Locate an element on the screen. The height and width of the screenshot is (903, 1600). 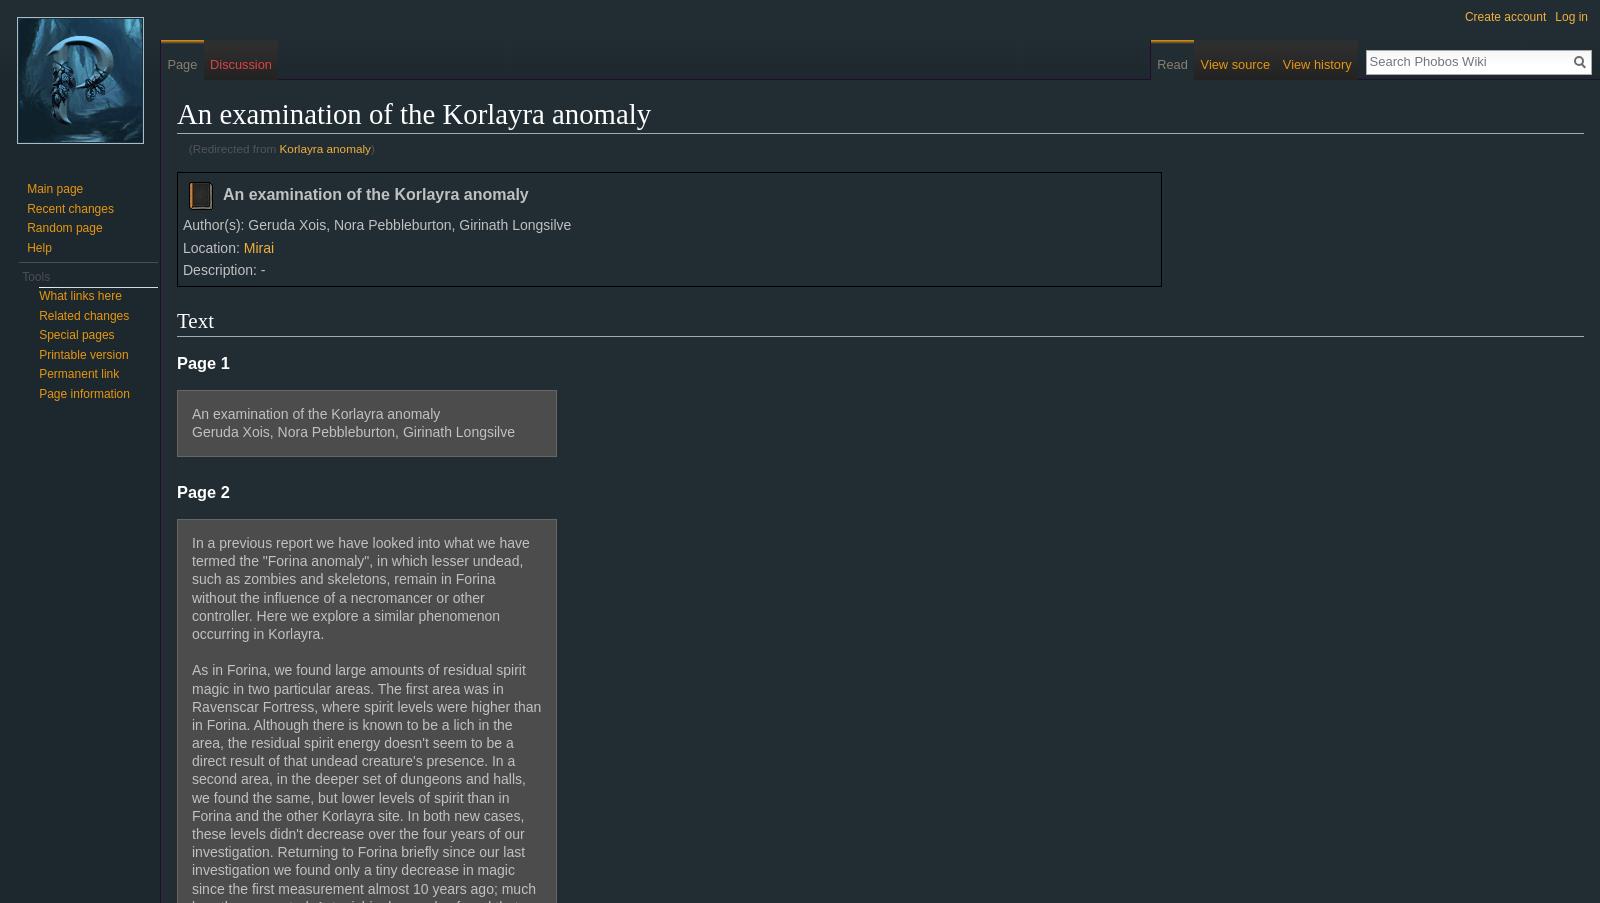
'An examination of the Korlayra anomaly
Geruda Xois, Nora Pebbleburton, Girinath Longsilve' is located at coordinates (352, 421).